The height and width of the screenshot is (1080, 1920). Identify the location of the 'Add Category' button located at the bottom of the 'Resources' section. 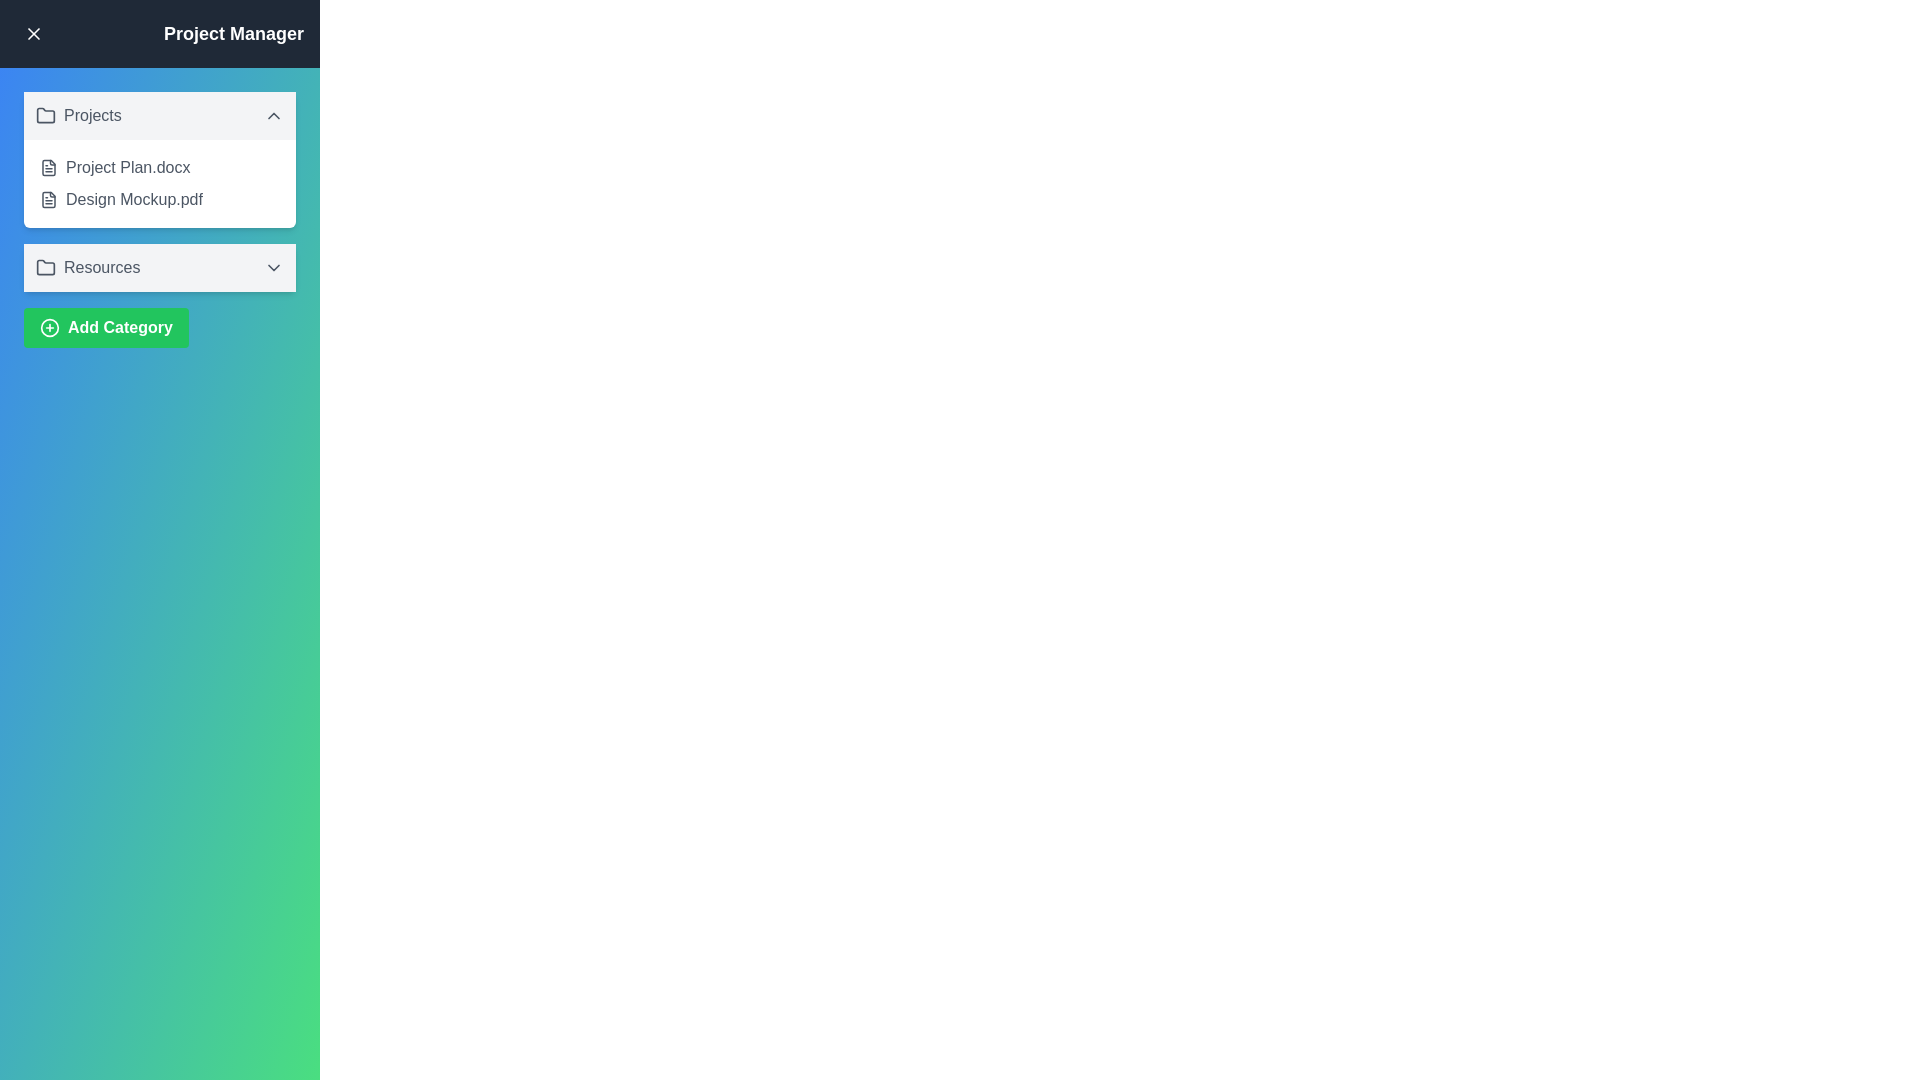
(105, 326).